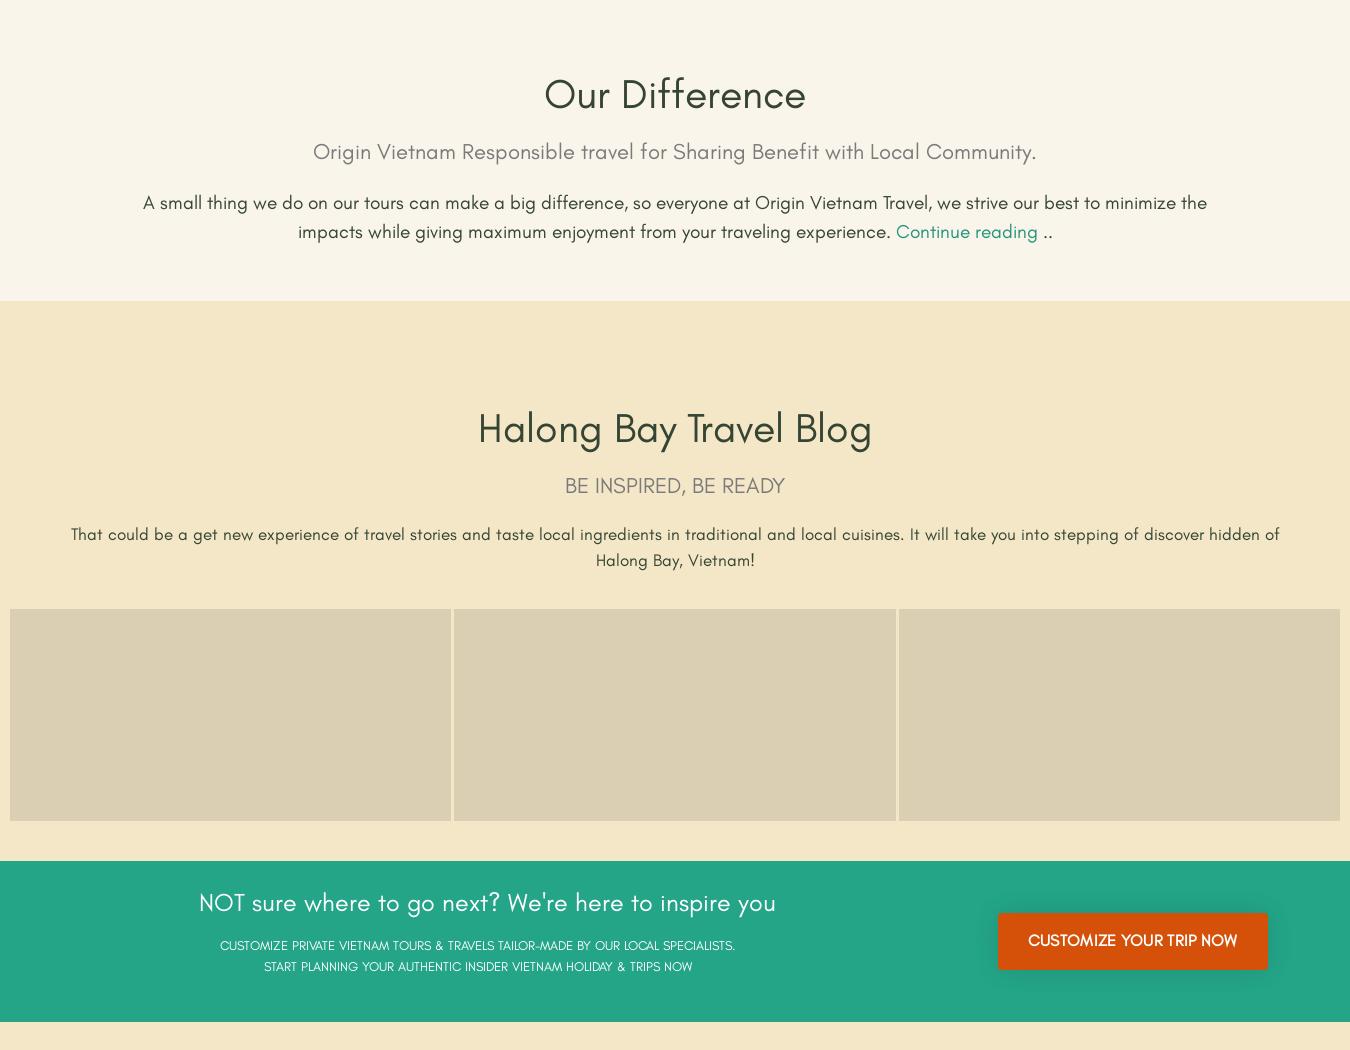  What do you see at coordinates (1044, 231) in the screenshot?
I see `'..'` at bounding box center [1044, 231].